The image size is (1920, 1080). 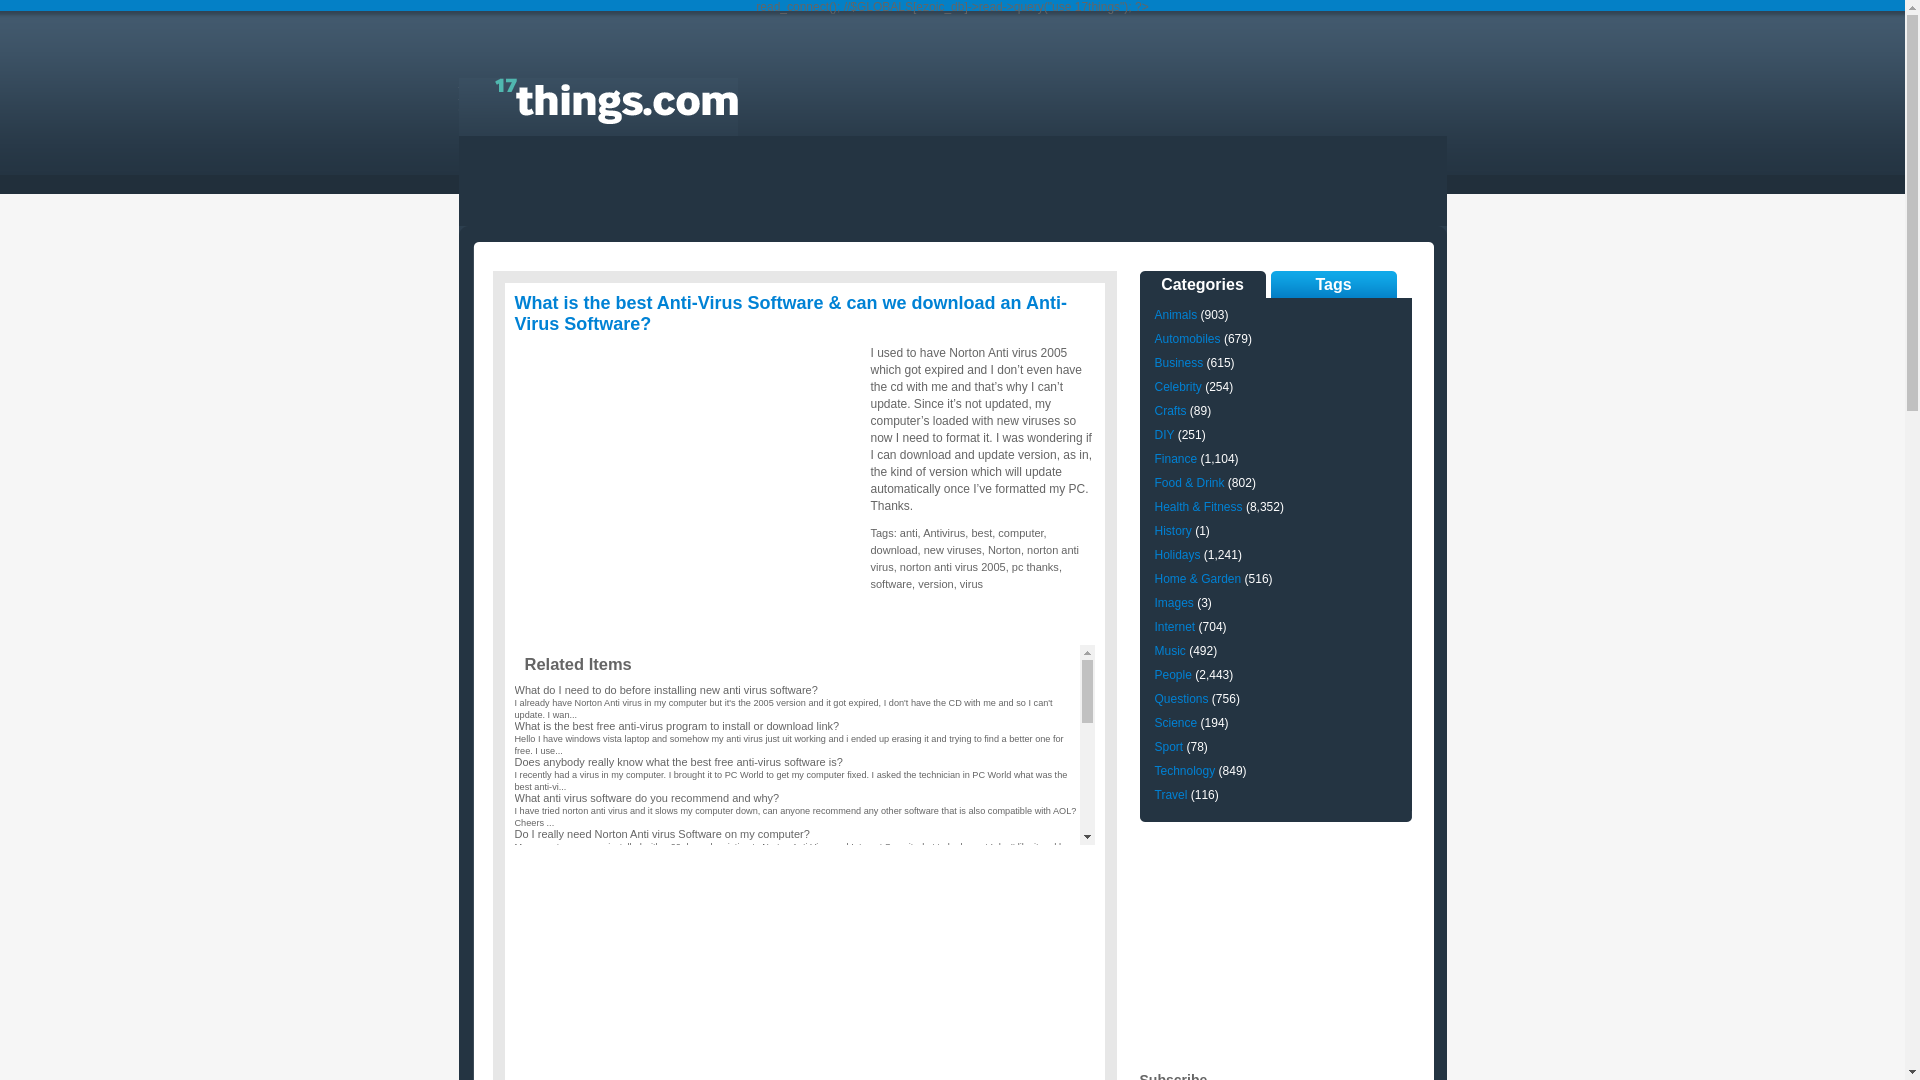 I want to click on 'Do I really need Norton Anti virus Software on my computer?', so click(x=661, y=833).